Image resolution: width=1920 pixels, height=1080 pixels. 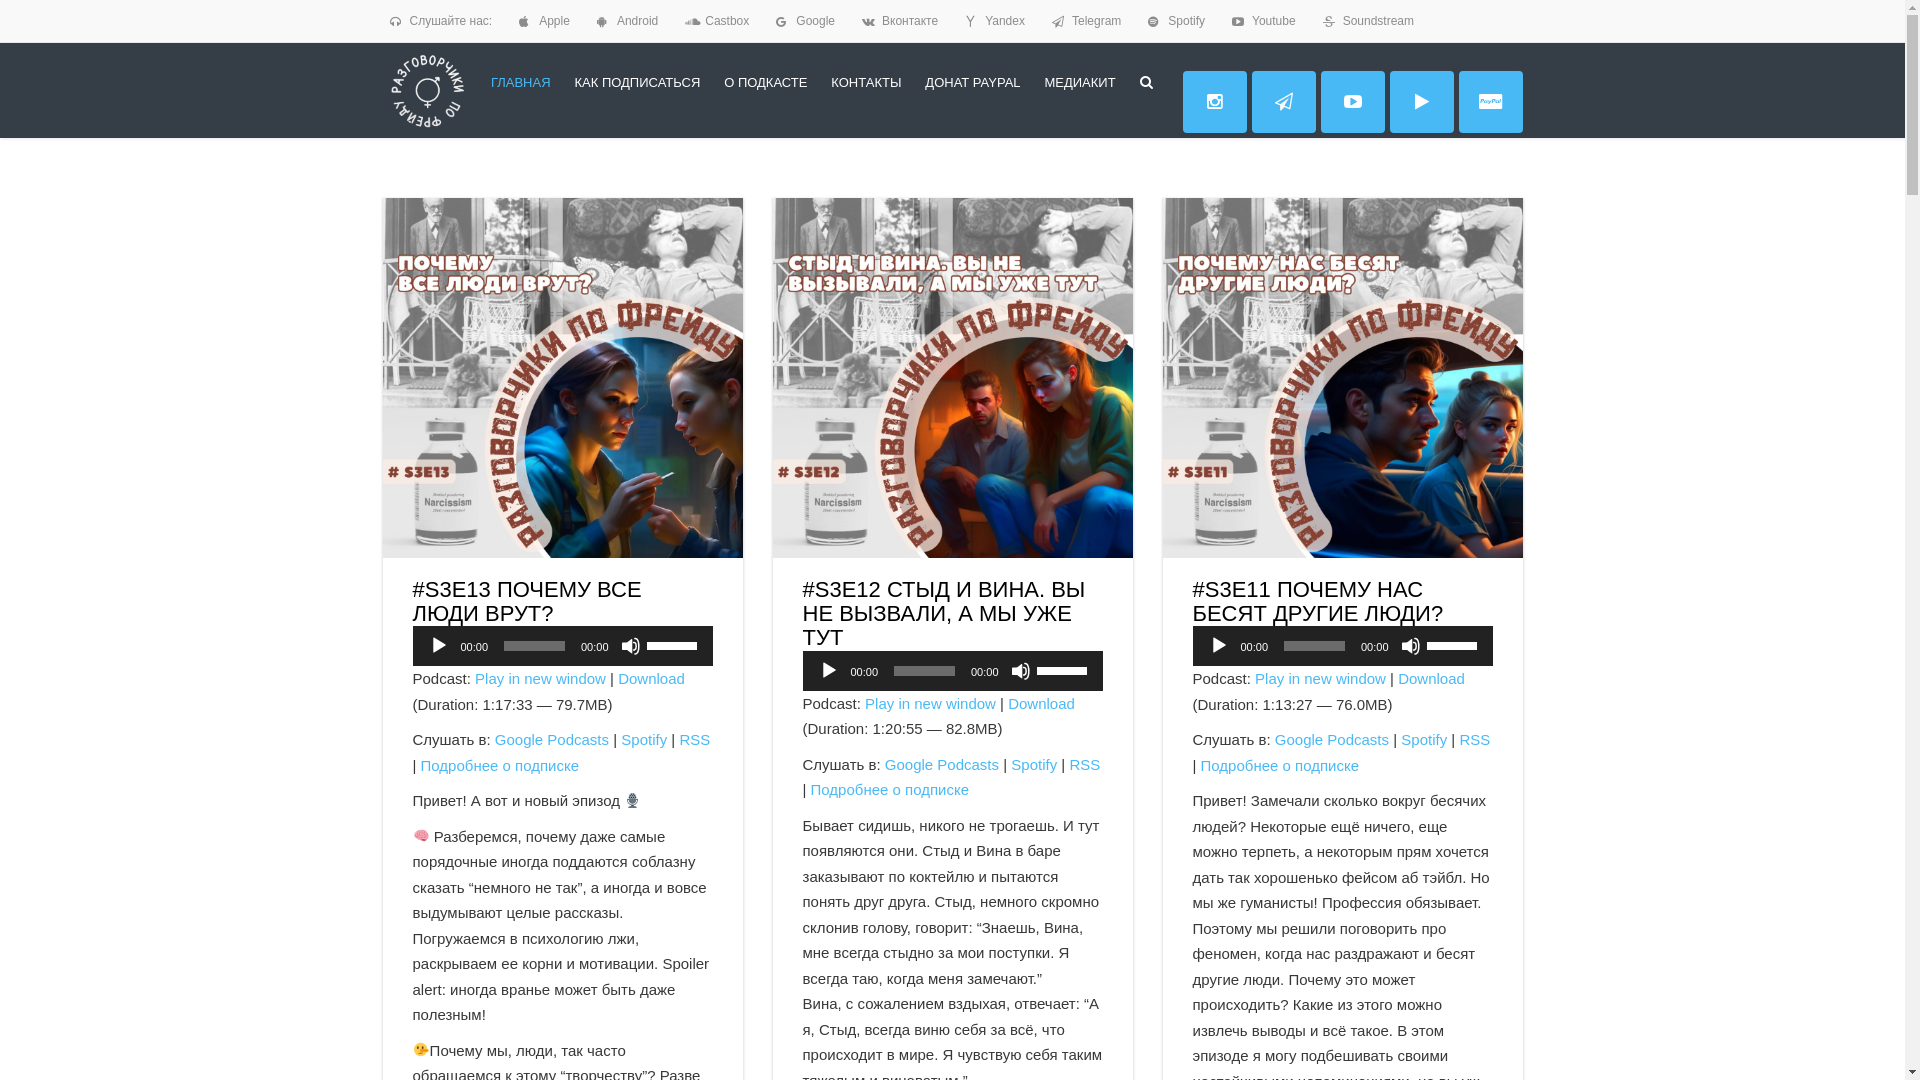 I want to click on 'Play in new window', so click(x=540, y=677).